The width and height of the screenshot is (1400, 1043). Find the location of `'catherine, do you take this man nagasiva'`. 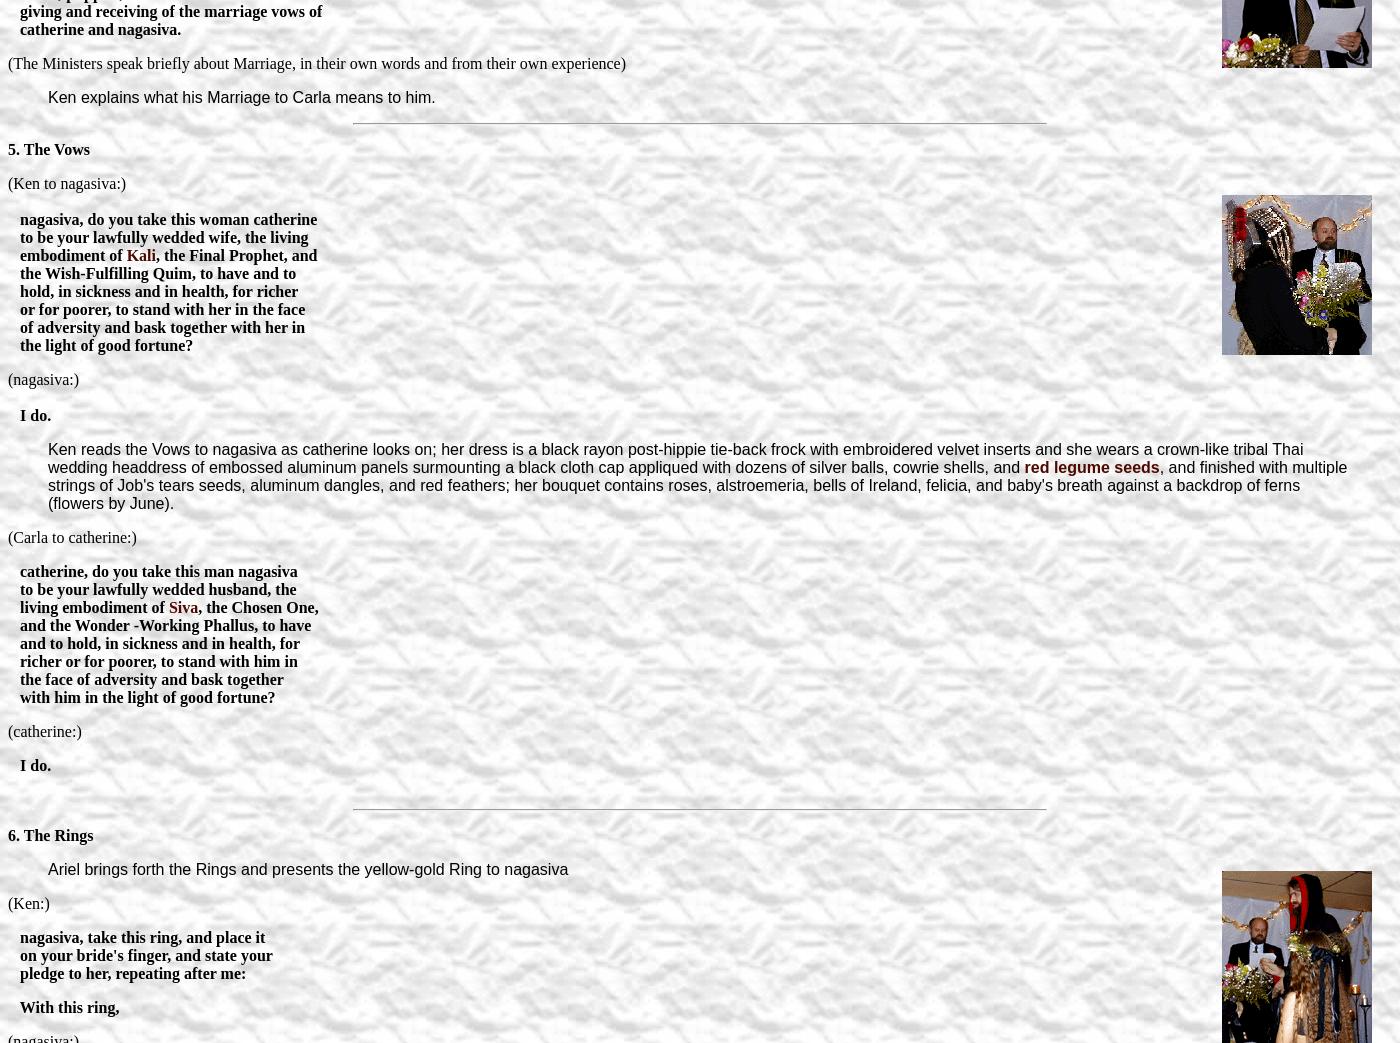

'catherine, do you take this man nagasiva' is located at coordinates (7, 570).